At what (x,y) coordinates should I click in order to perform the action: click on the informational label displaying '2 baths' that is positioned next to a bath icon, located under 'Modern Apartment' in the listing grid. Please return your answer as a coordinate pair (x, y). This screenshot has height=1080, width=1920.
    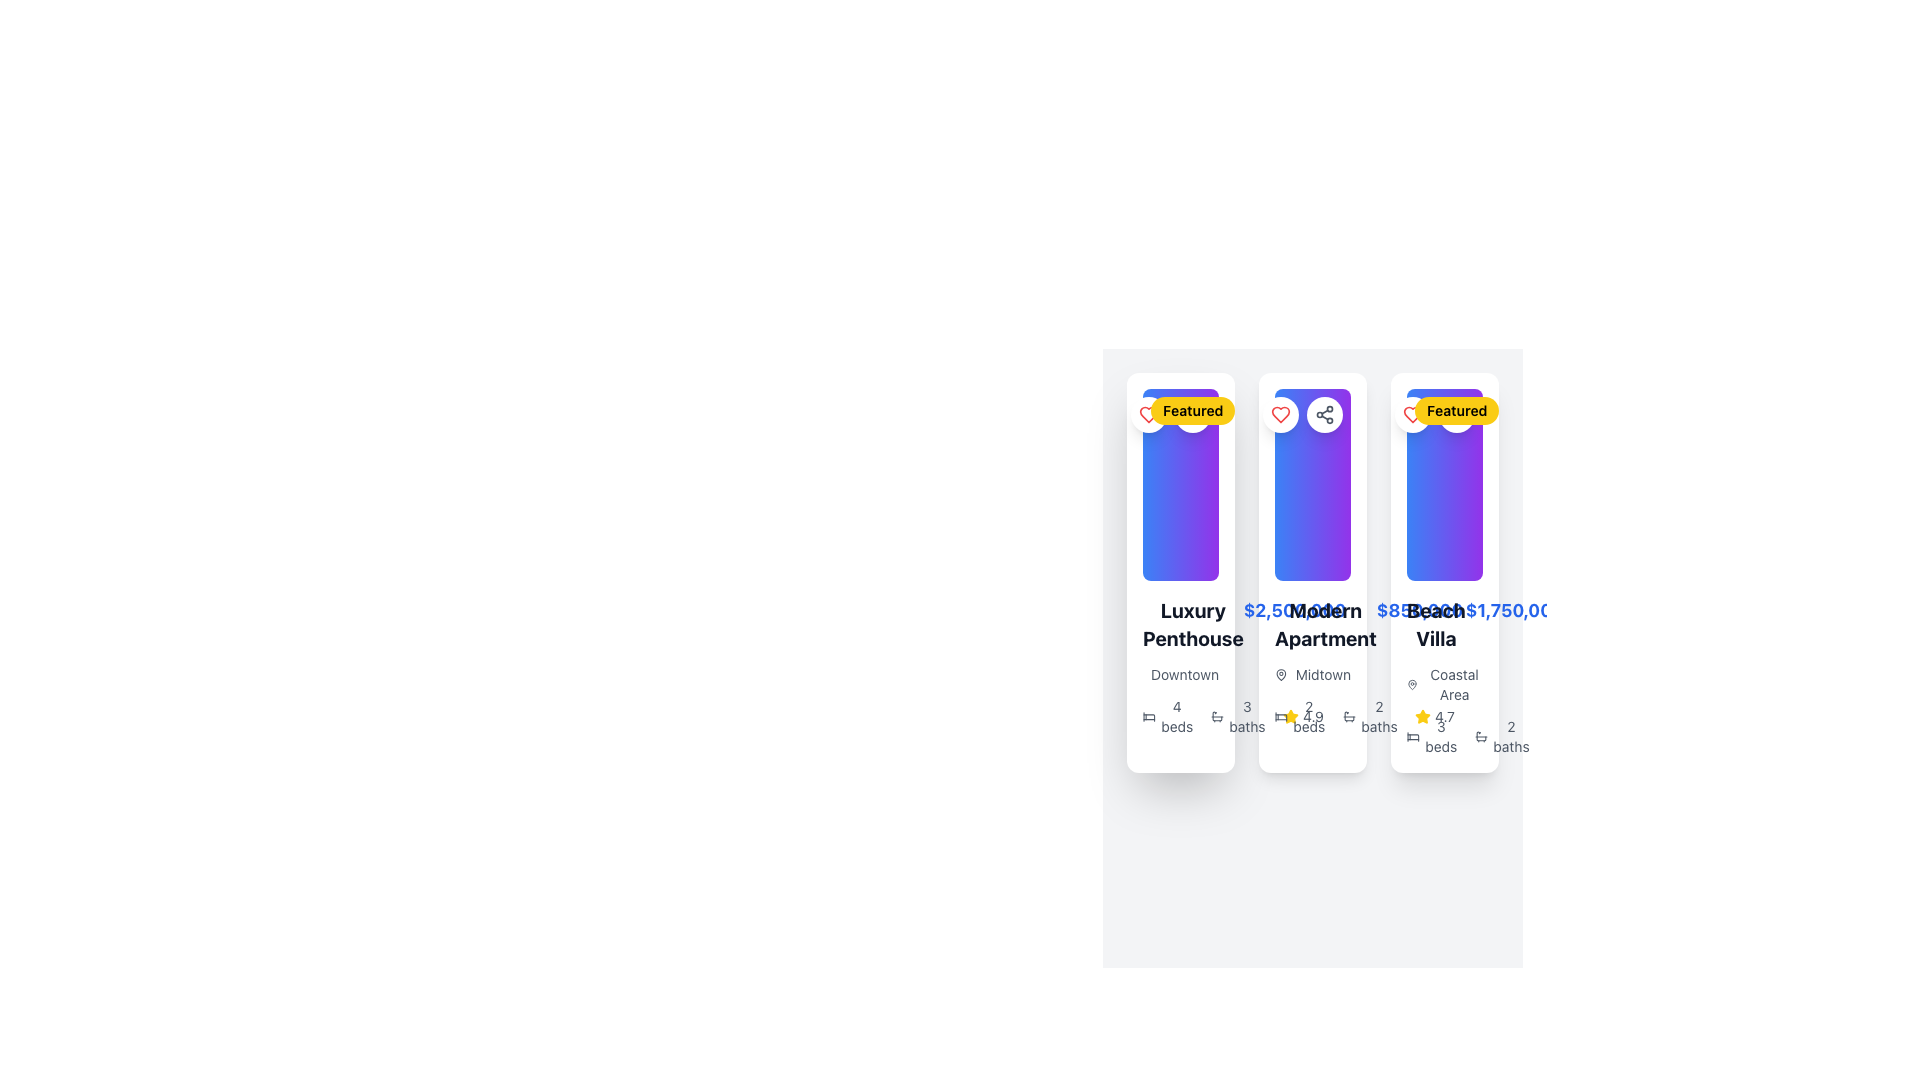
    Looking at the image, I should click on (1370, 716).